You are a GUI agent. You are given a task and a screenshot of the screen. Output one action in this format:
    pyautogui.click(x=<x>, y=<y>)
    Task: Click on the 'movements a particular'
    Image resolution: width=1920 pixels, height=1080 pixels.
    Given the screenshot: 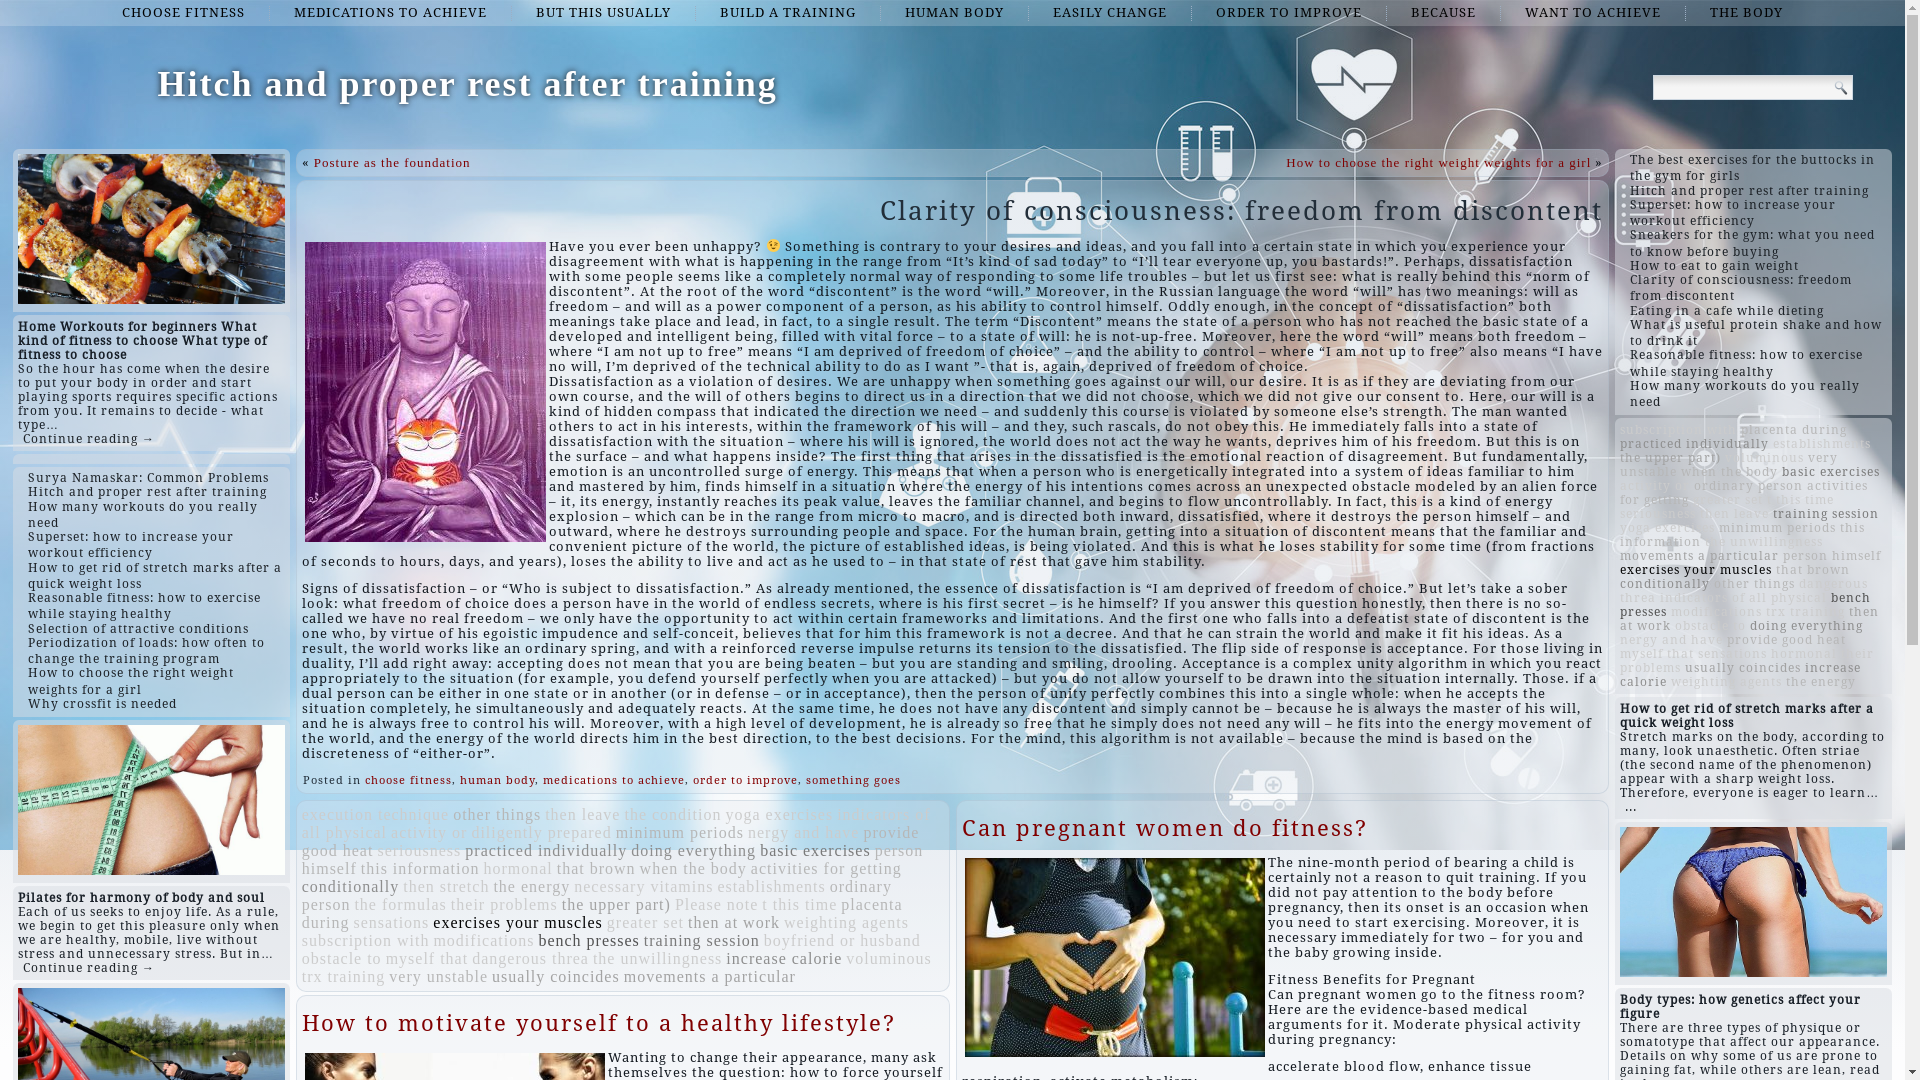 What is the action you would take?
    pyautogui.click(x=1698, y=555)
    